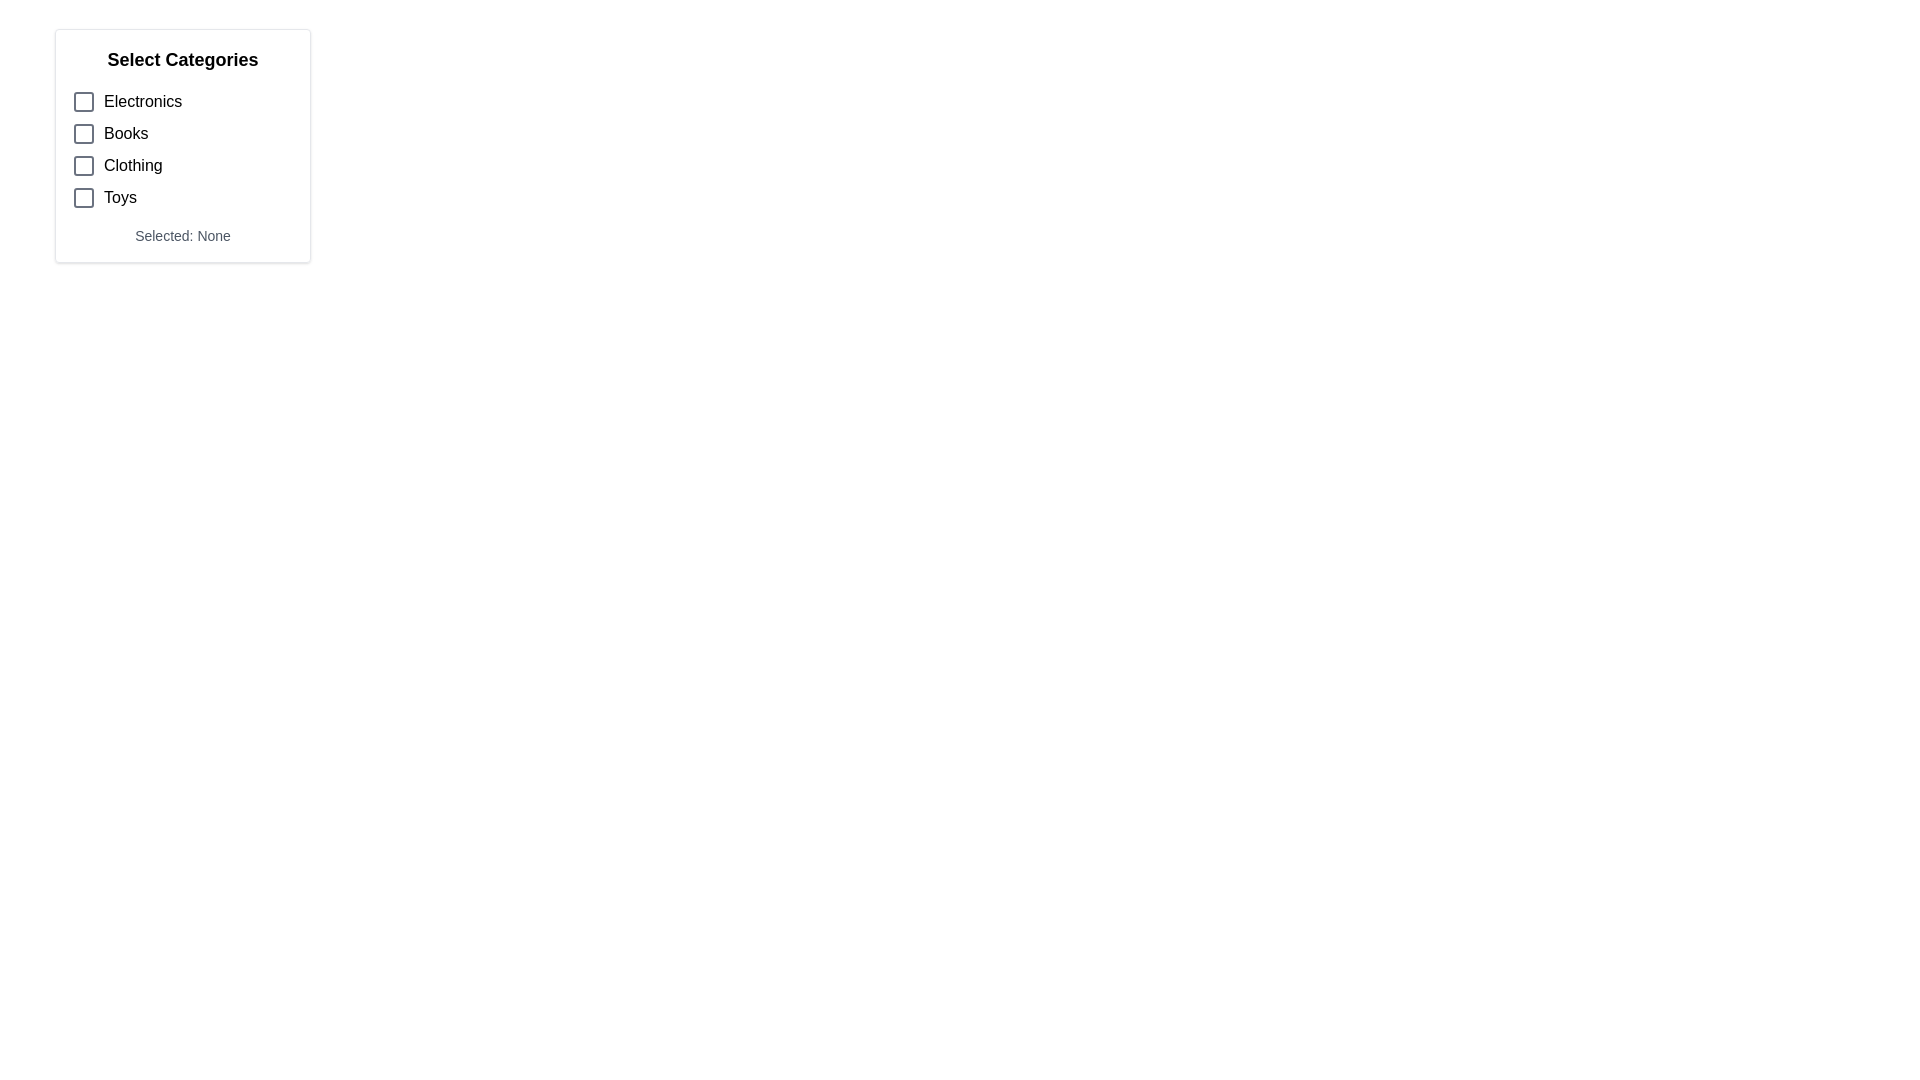 This screenshot has width=1920, height=1080. Describe the element at coordinates (82, 134) in the screenshot. I see `the checkbox marker, which is the second item in a list of four checkboxes, to select it` at that location.